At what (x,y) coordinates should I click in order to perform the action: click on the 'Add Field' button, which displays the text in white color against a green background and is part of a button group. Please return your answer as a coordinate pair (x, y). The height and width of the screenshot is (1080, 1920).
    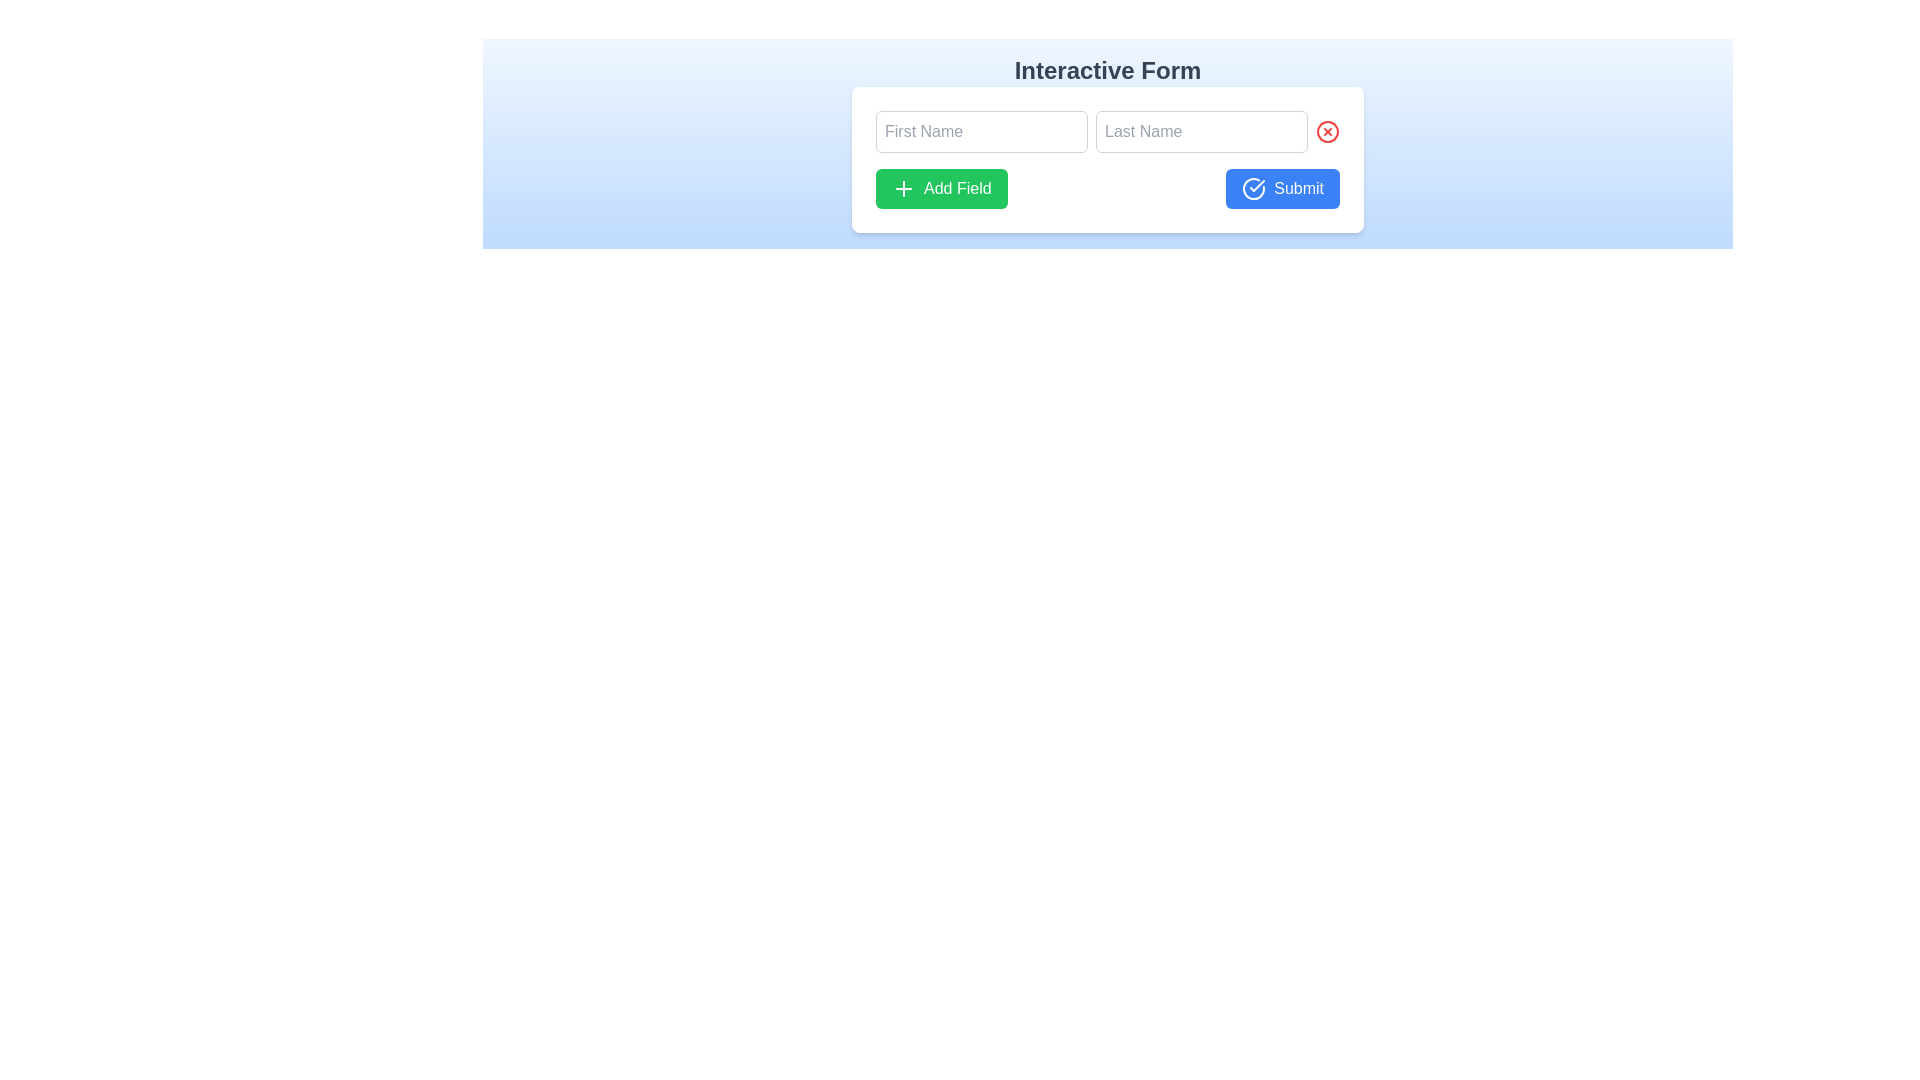
    Looking at the image, I should click on (956, 189).